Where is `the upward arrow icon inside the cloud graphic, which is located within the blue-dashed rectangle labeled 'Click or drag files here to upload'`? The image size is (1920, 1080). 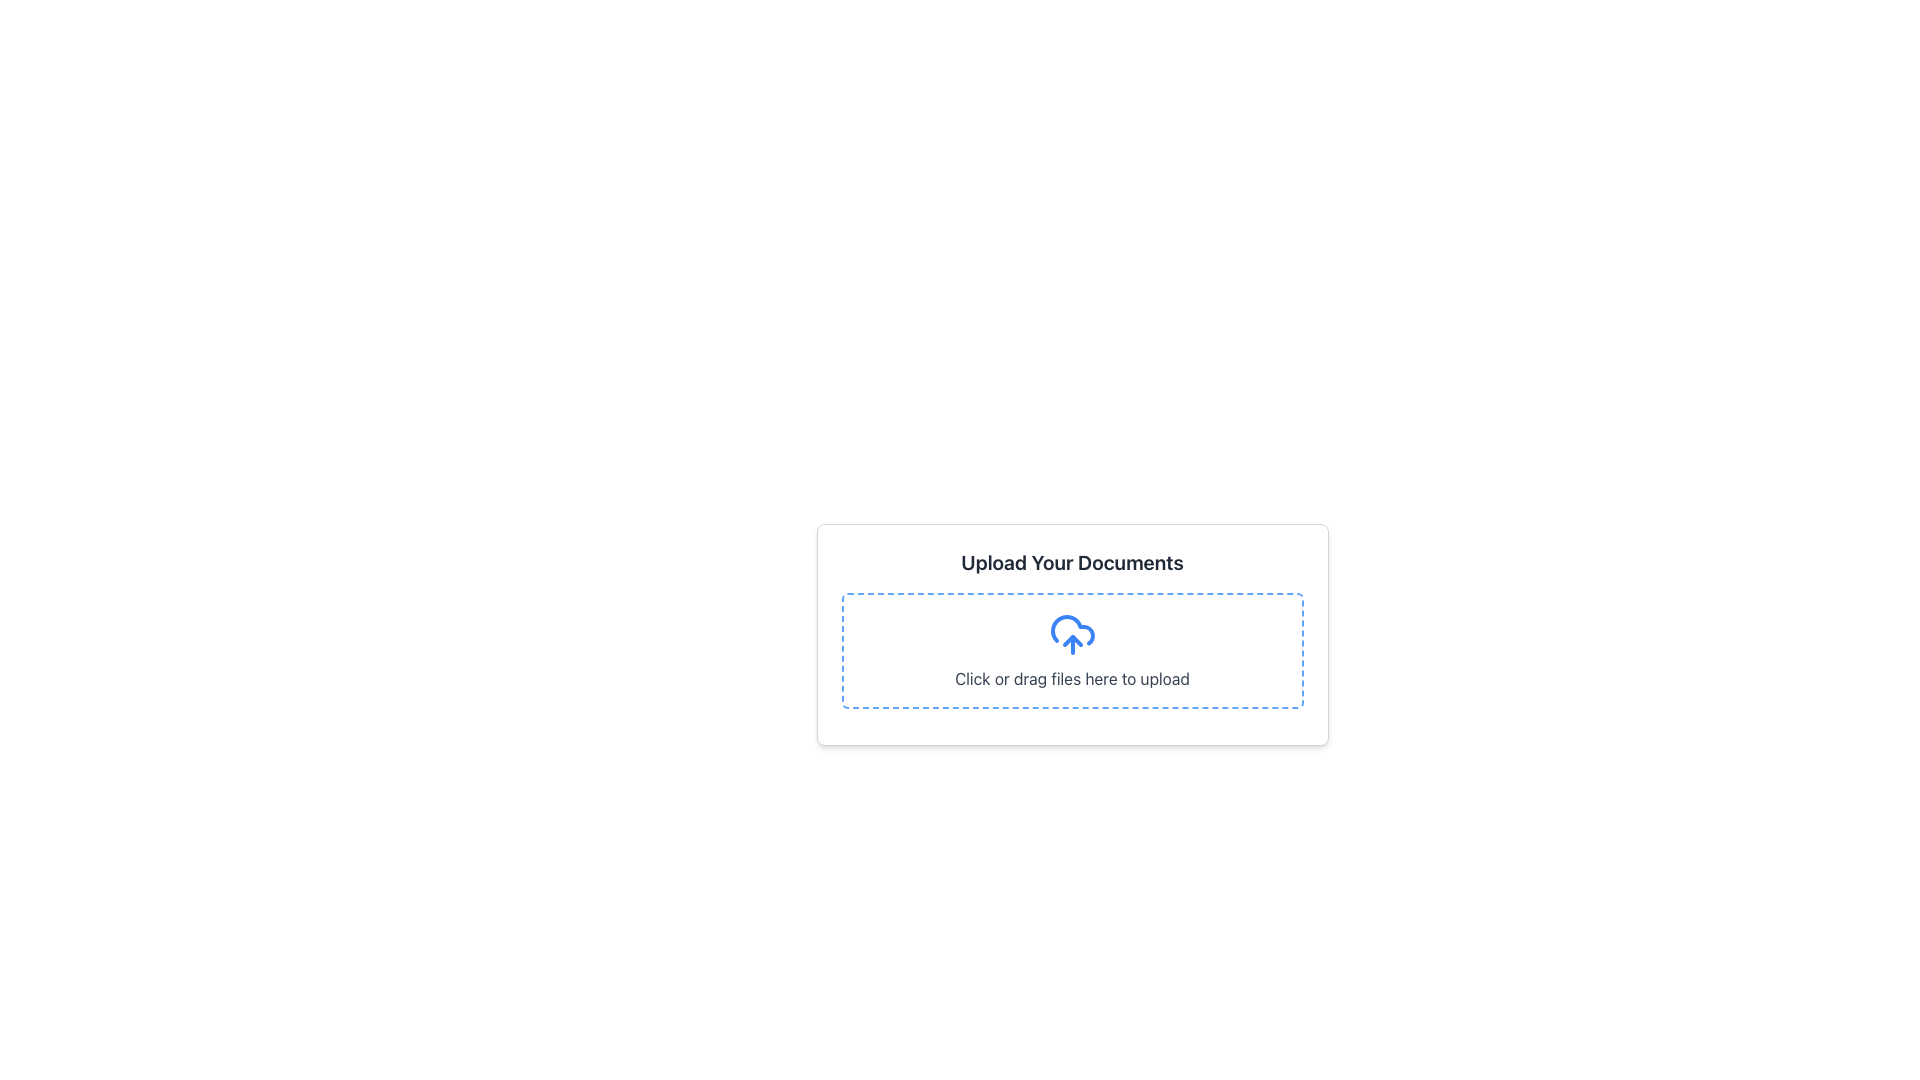
the upward arrow icon inside the cloud graphic, which is located within the blue-dashed rectangle labeled 'Click or drag files here to upload' is located at coordinates (1071, 640).